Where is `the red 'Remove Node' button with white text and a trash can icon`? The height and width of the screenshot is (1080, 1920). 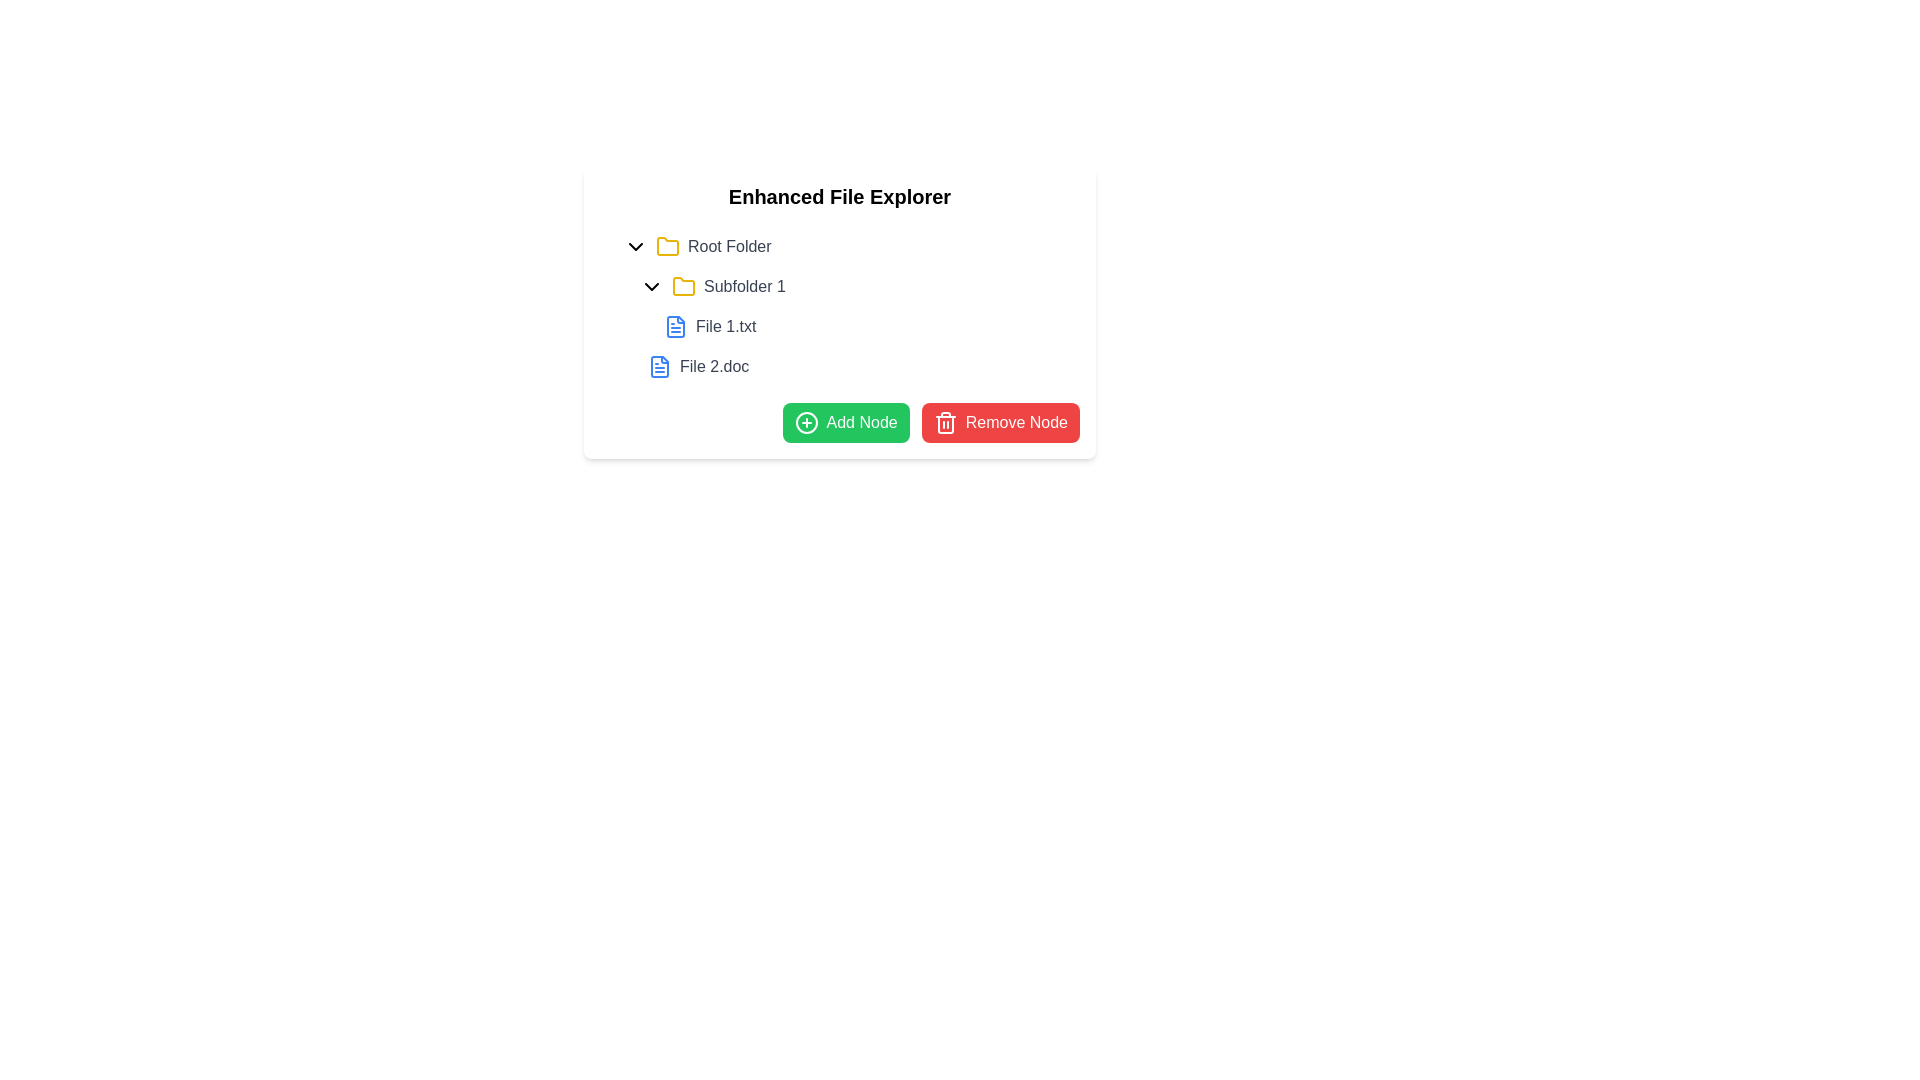 the red 'Remove Node' button with white text and a trash can icon is located at coordinates (1000, 422).